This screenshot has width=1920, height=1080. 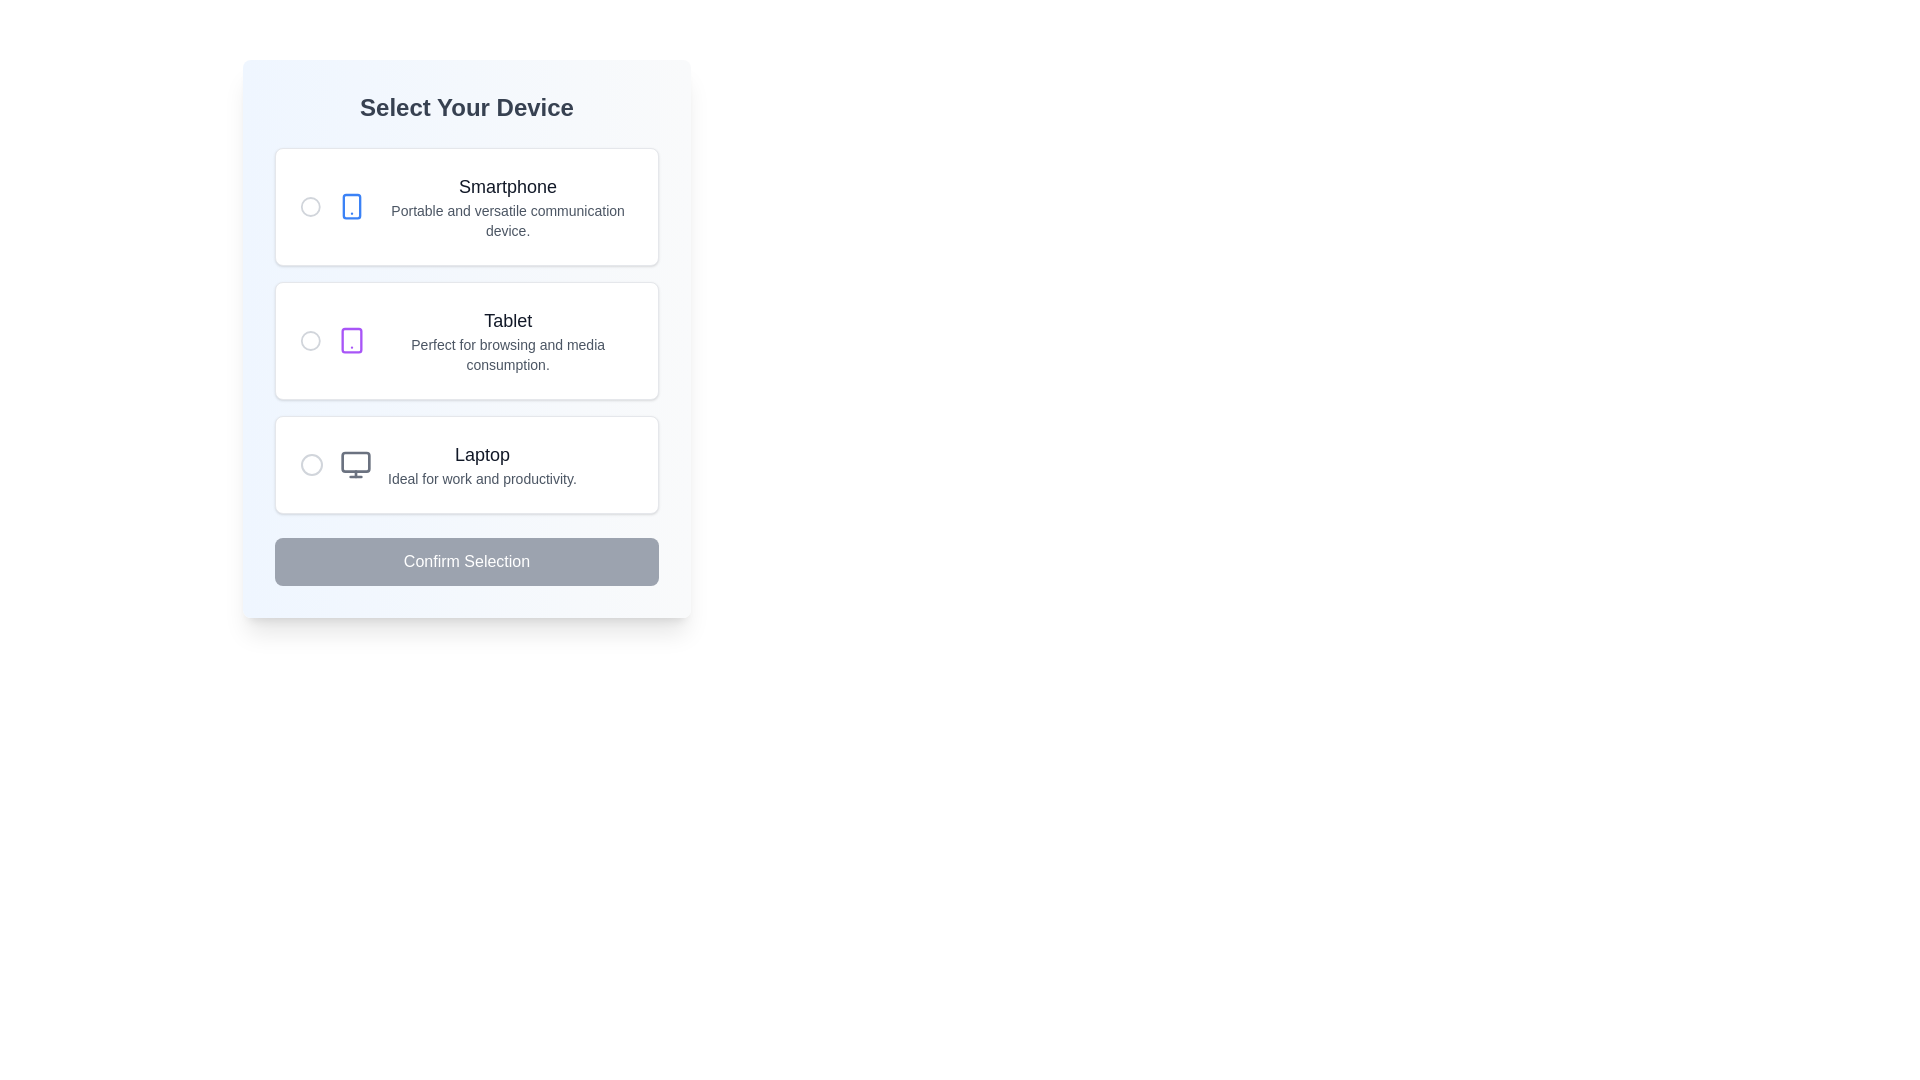 I want to click on the descriptive text 'Portable and versatile communication device.' of the List item titled 'Smartphone', which features a blue smartphone icon on the left, so click(x=485, y=207).